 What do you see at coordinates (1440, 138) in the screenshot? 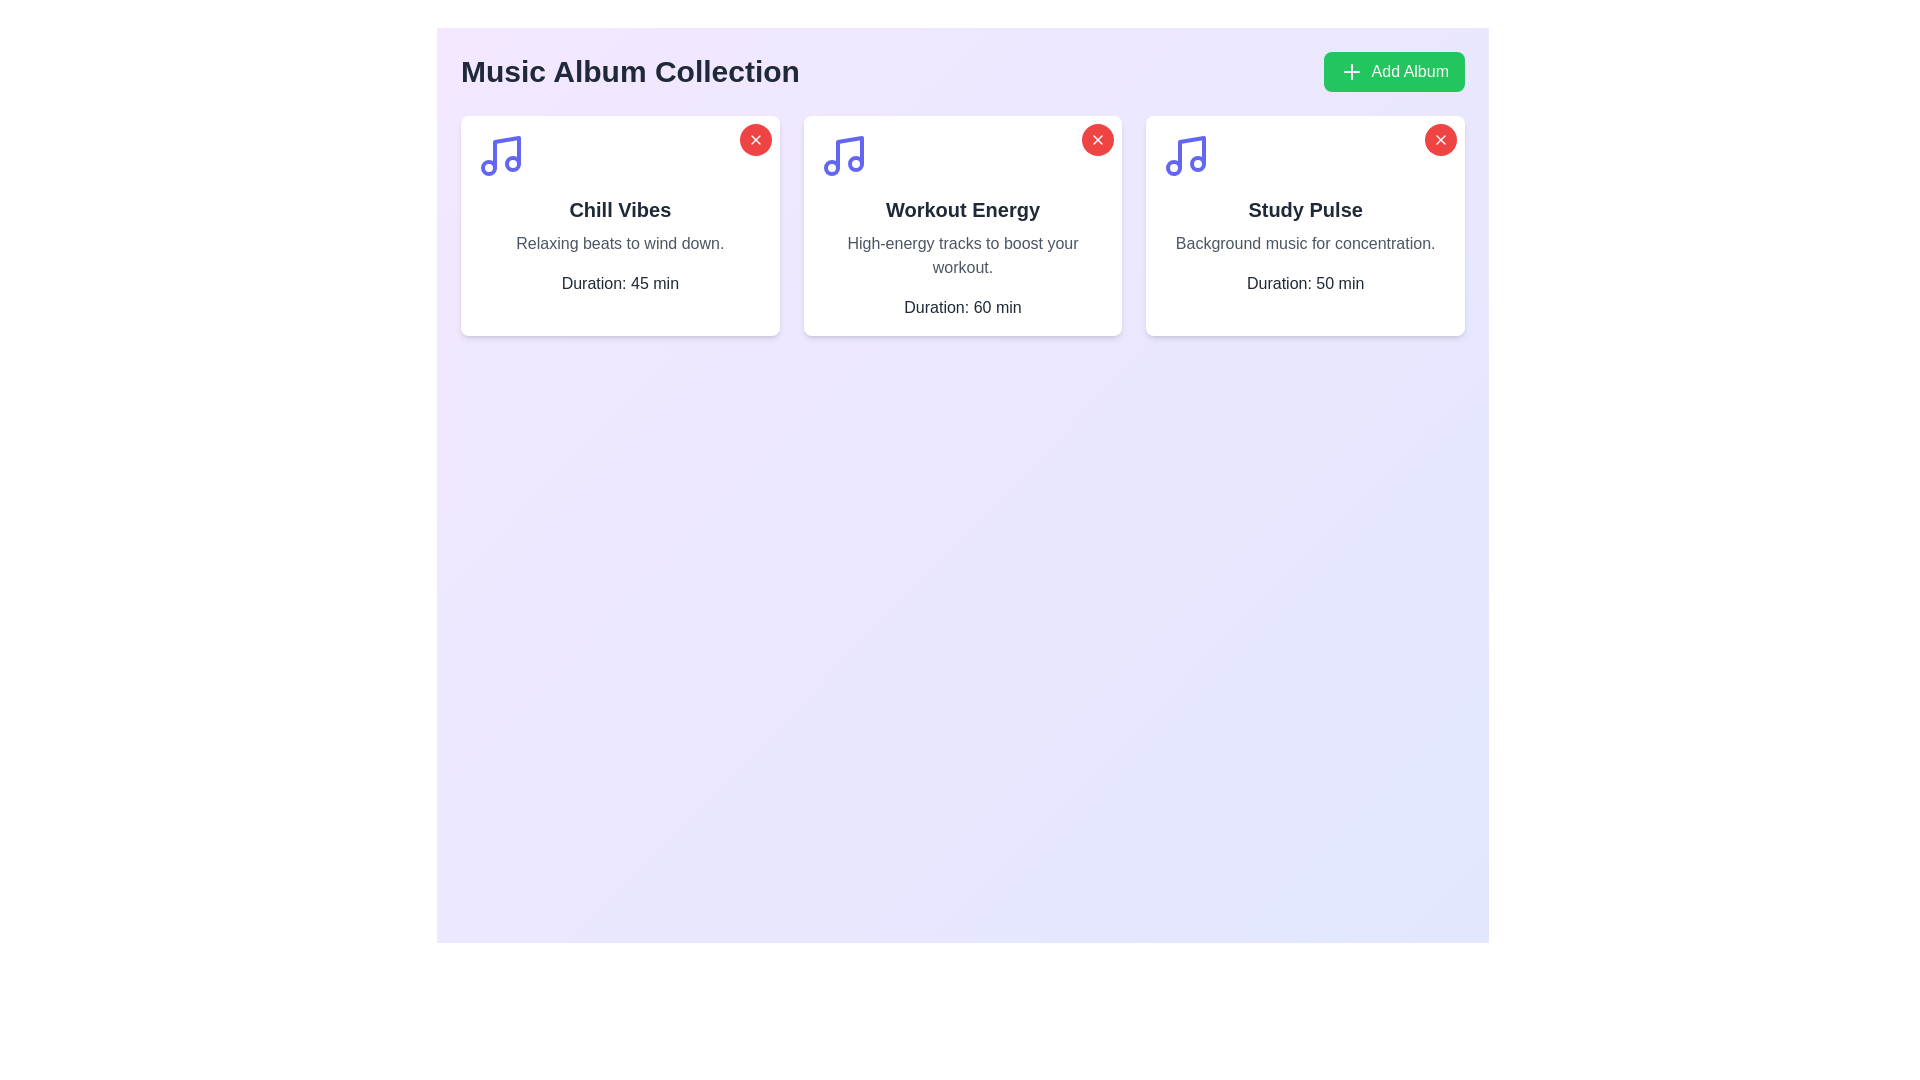
I see `the circular red button with a white 'X' icon located at the top-right corner of the 'Study Pulse' card` at bounding box center [1440, 138].